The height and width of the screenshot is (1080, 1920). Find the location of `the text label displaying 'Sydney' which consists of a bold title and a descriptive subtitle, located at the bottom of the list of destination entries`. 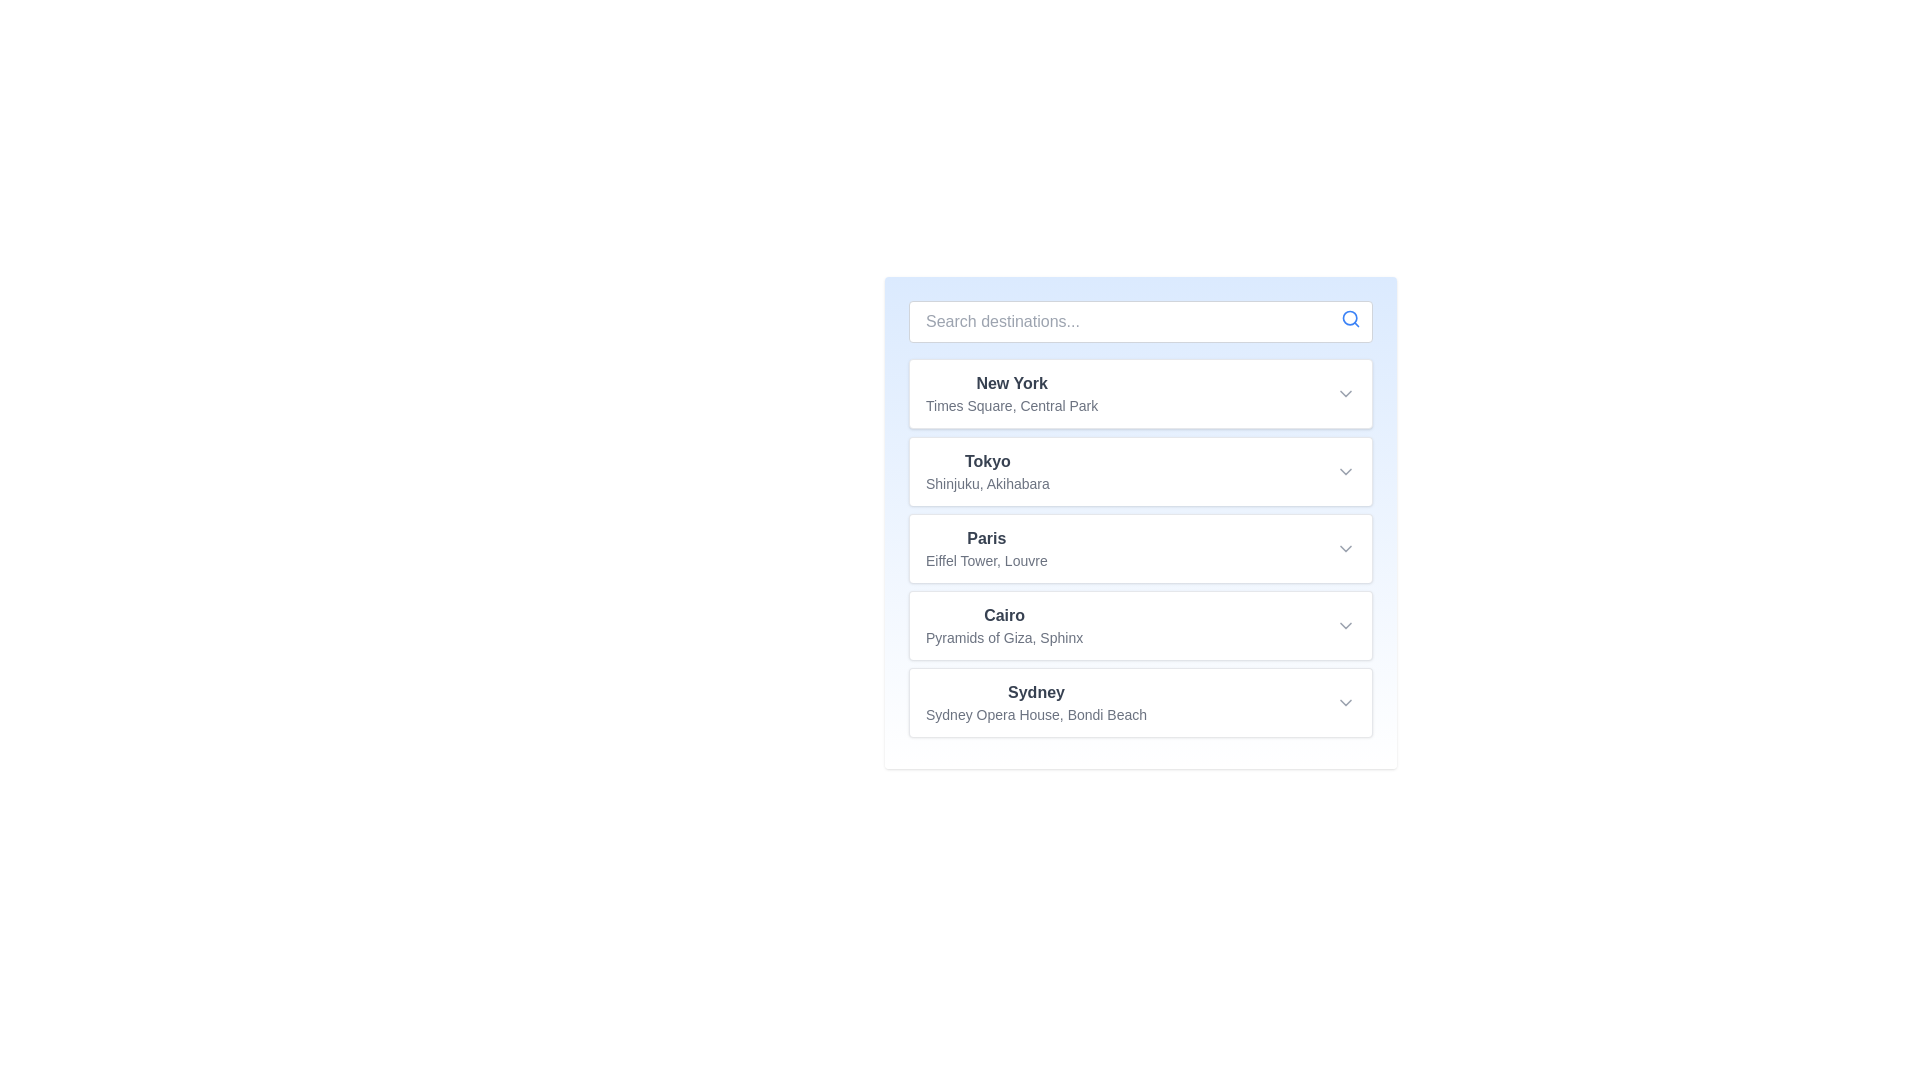

the text label displaying 'Sydney' which consists of a bold title and a descriptive subtitle, located at the bottom of the list of destination entries is located at coordinates (1036, 701).